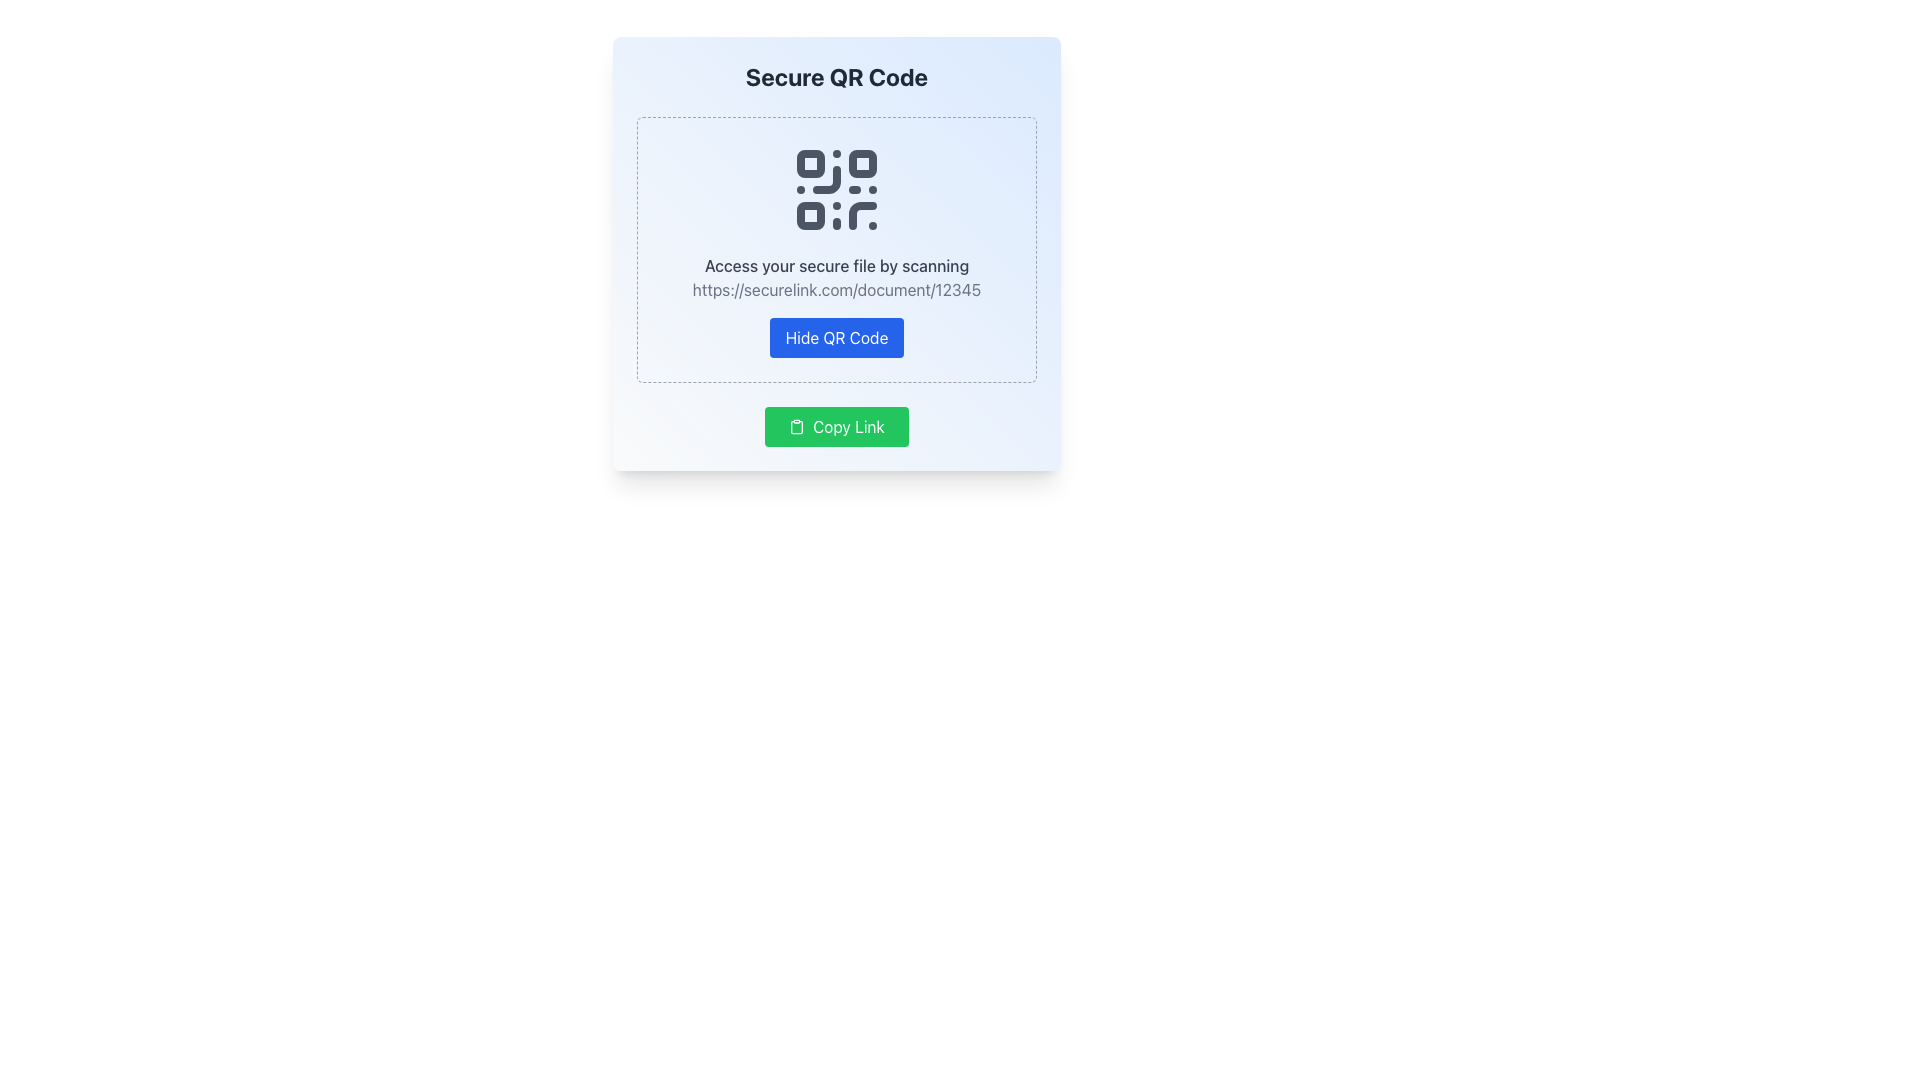  Describe the element at coordinates (836, 337) in the screenshot. I see `the 'Hide QR Code' button to observe style changes` at that location.